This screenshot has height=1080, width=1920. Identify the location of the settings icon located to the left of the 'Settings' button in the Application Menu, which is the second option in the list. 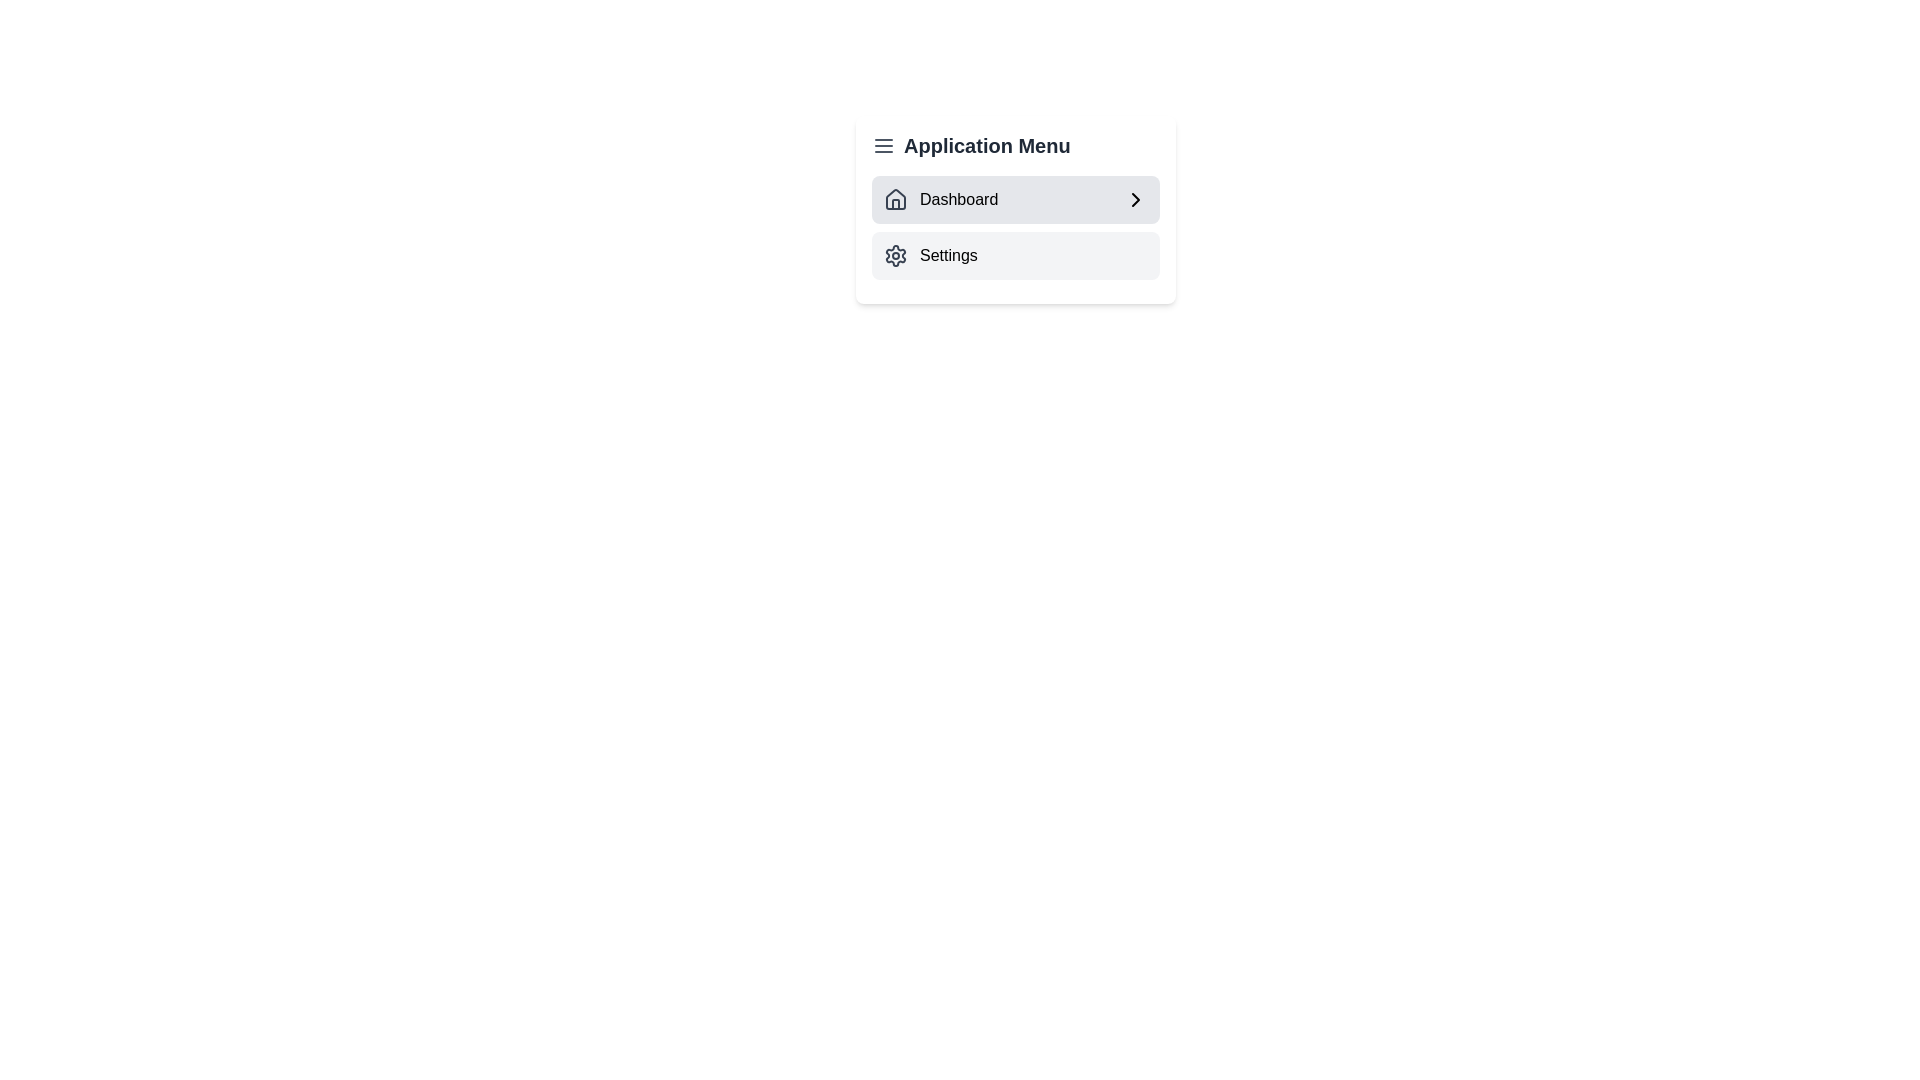
(895, 254).